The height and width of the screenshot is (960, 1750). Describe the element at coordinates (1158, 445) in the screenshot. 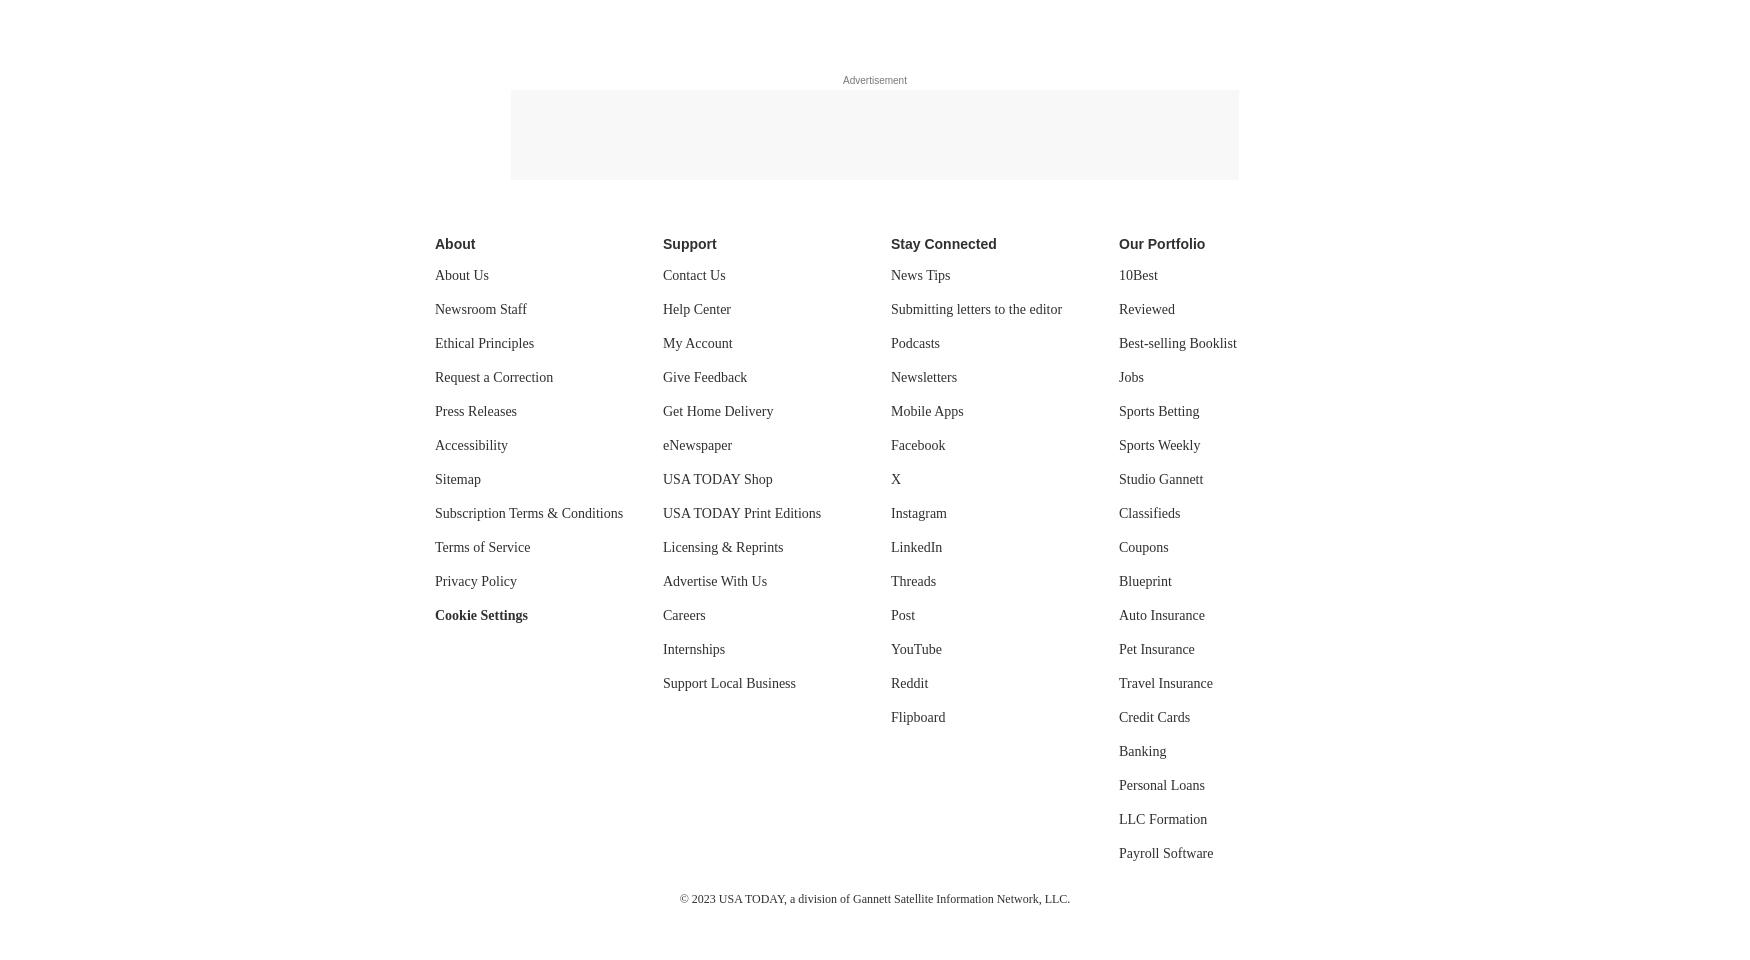

I see `'Sports Weekly'` at that location.